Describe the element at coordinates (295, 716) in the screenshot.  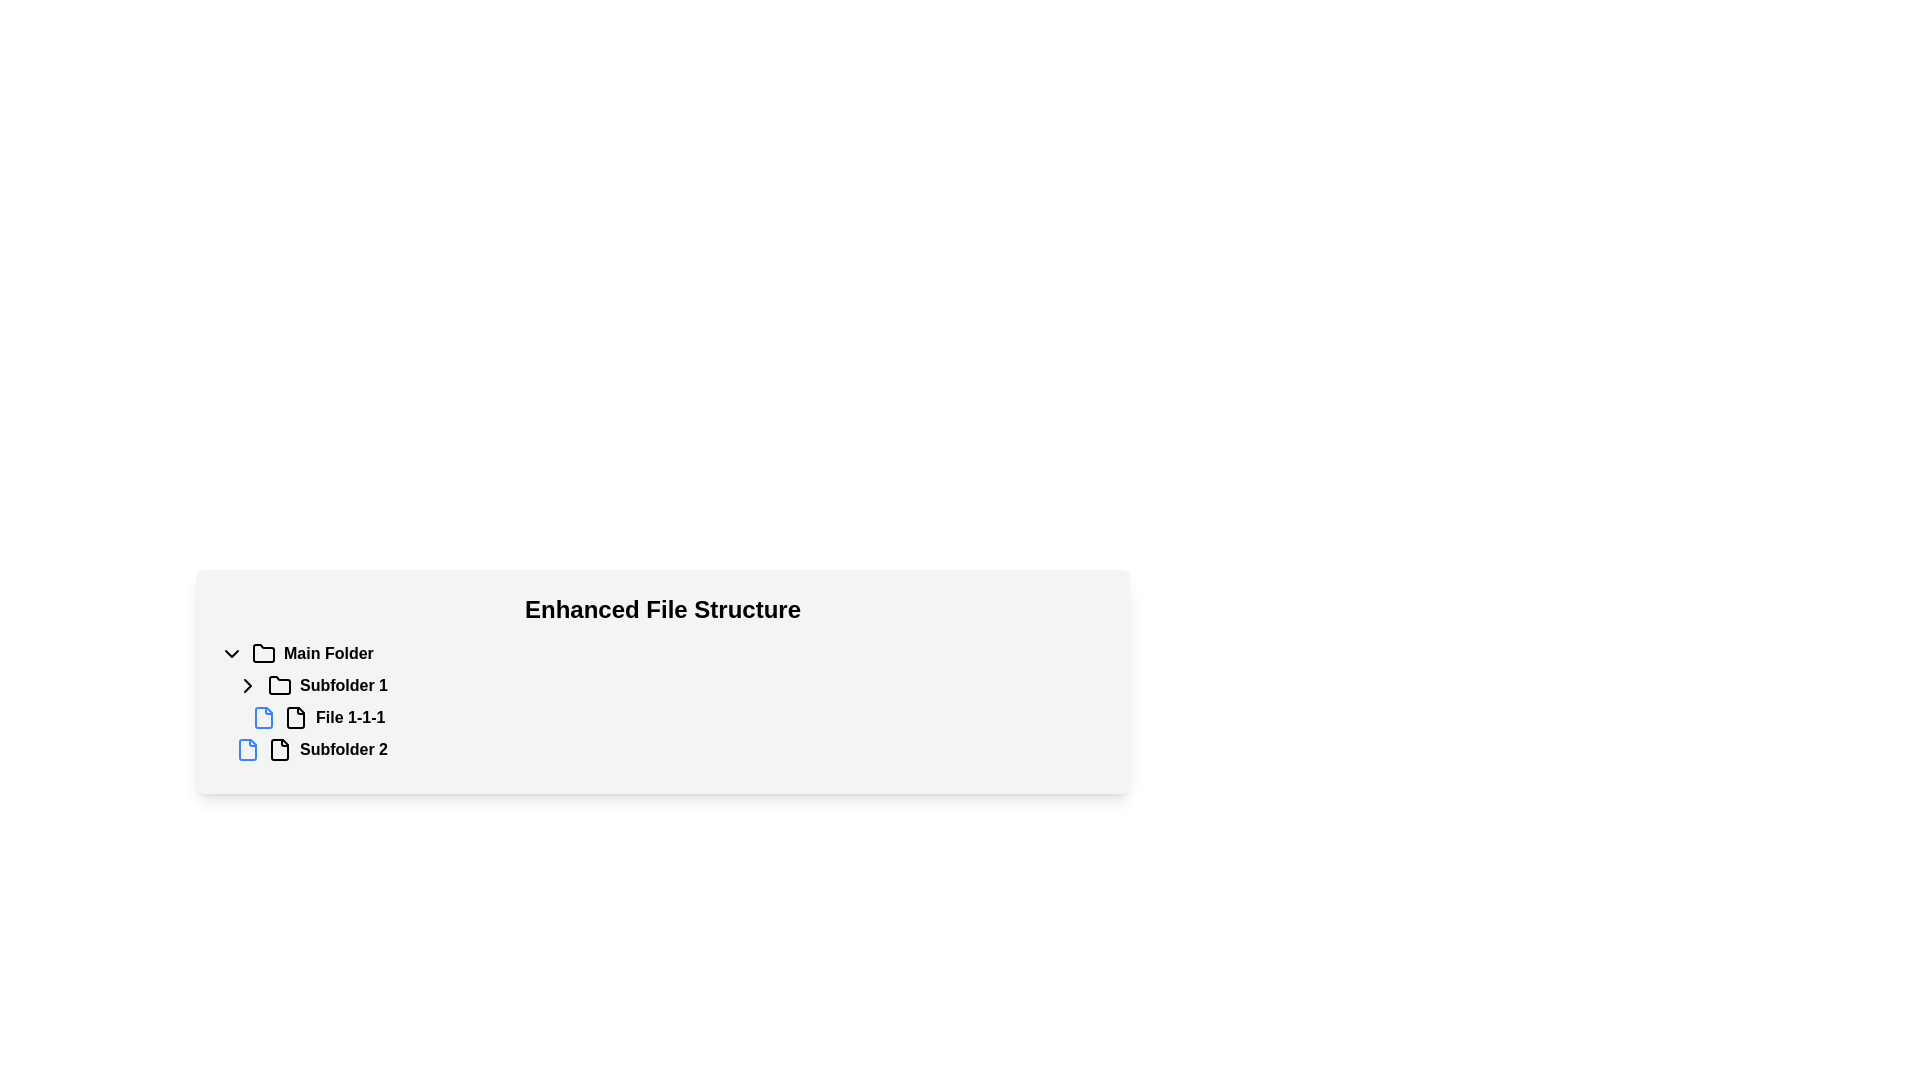
I see `the third icon in the row associated with 'File 1-1-1', which serves as a symbolic representation of file entities` at that location.